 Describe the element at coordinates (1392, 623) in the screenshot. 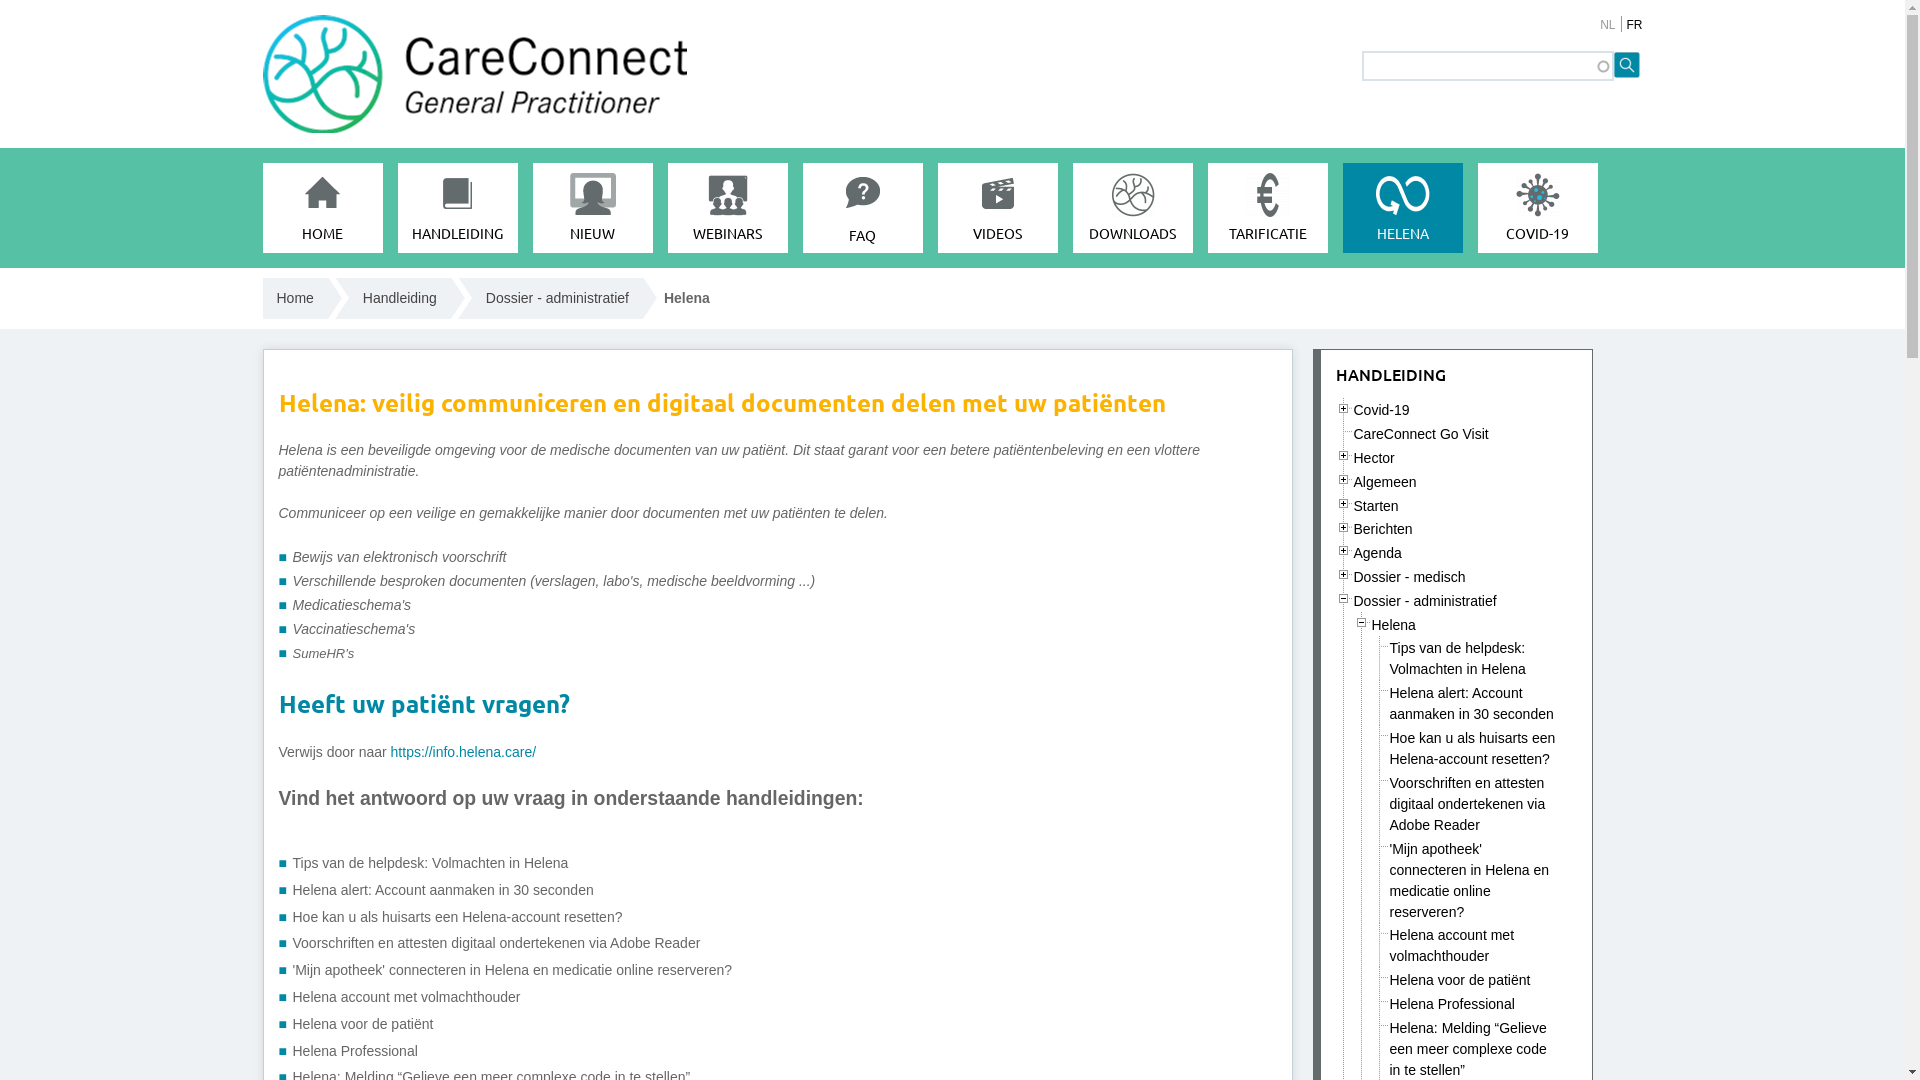

I see `'Helena'` at that location.